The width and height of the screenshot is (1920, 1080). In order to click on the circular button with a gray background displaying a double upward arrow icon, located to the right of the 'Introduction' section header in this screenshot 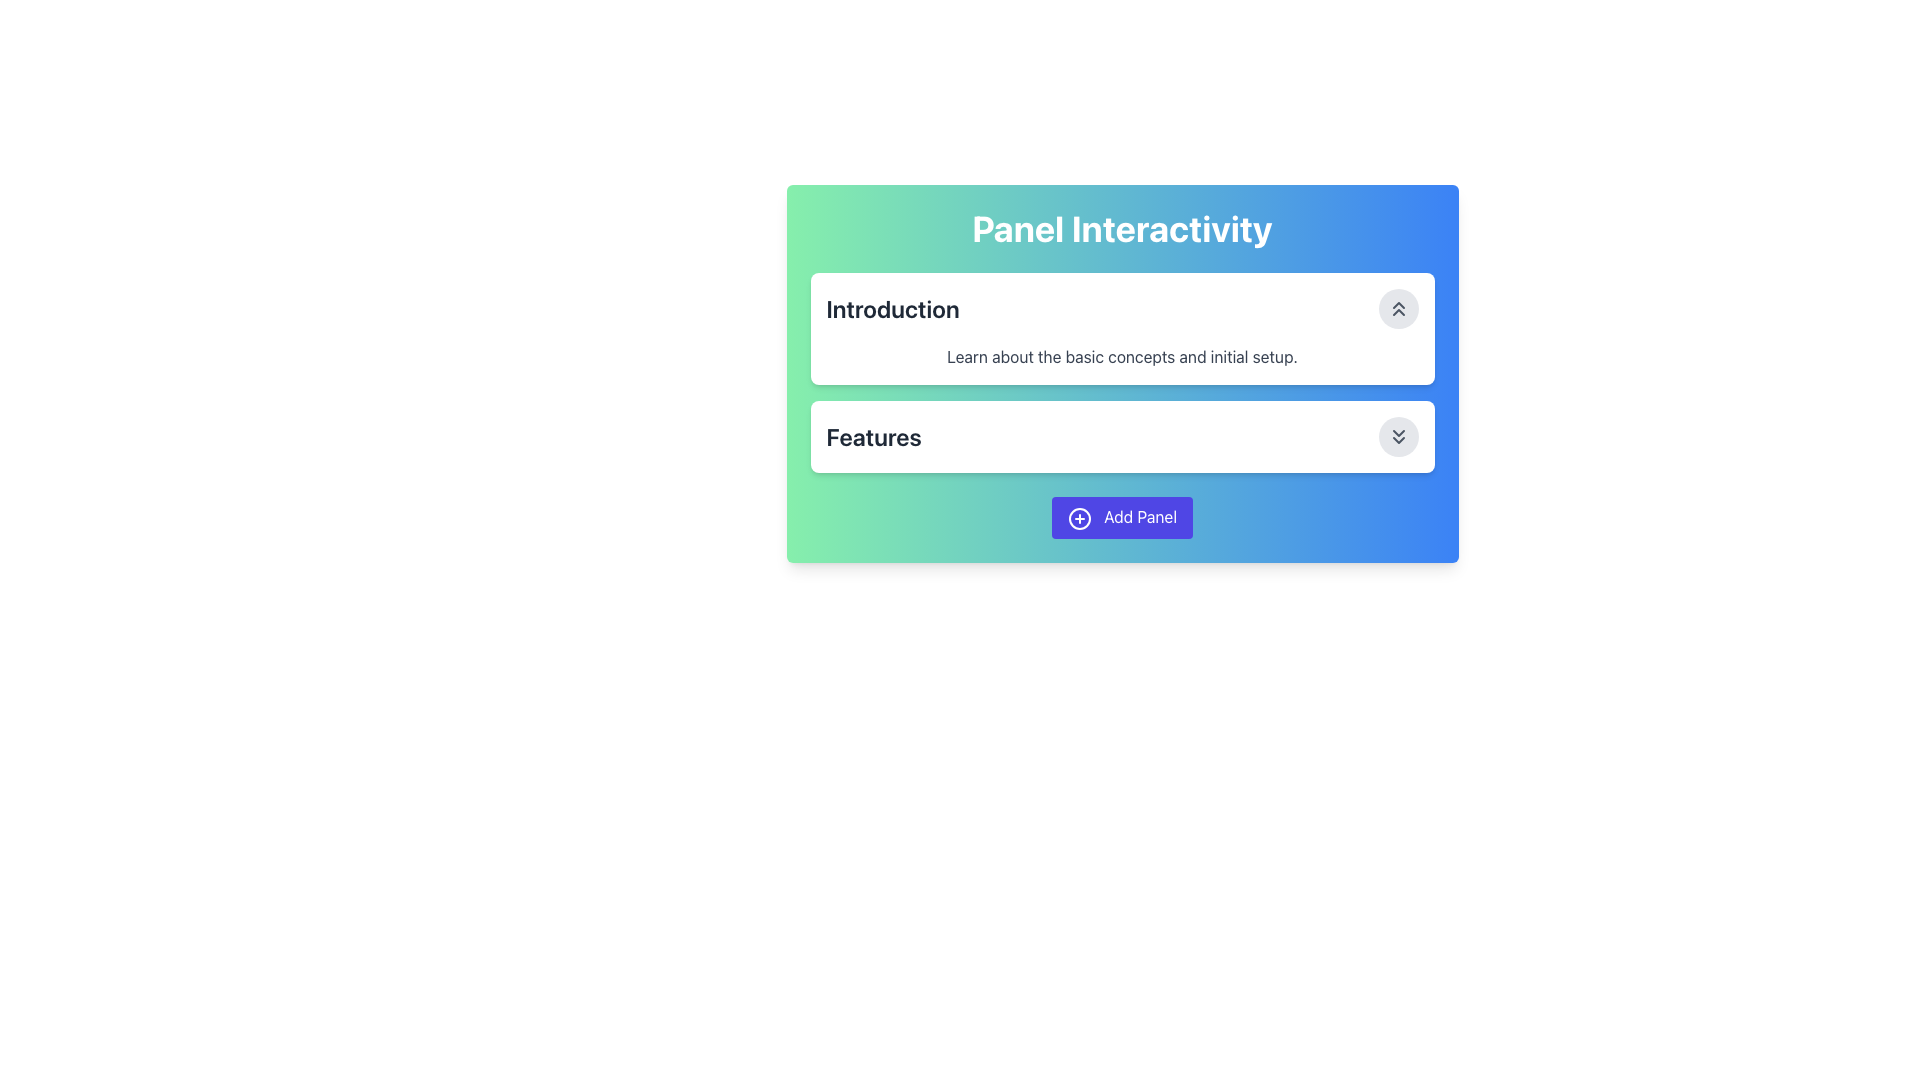, I will do `click(1397, 308)`.